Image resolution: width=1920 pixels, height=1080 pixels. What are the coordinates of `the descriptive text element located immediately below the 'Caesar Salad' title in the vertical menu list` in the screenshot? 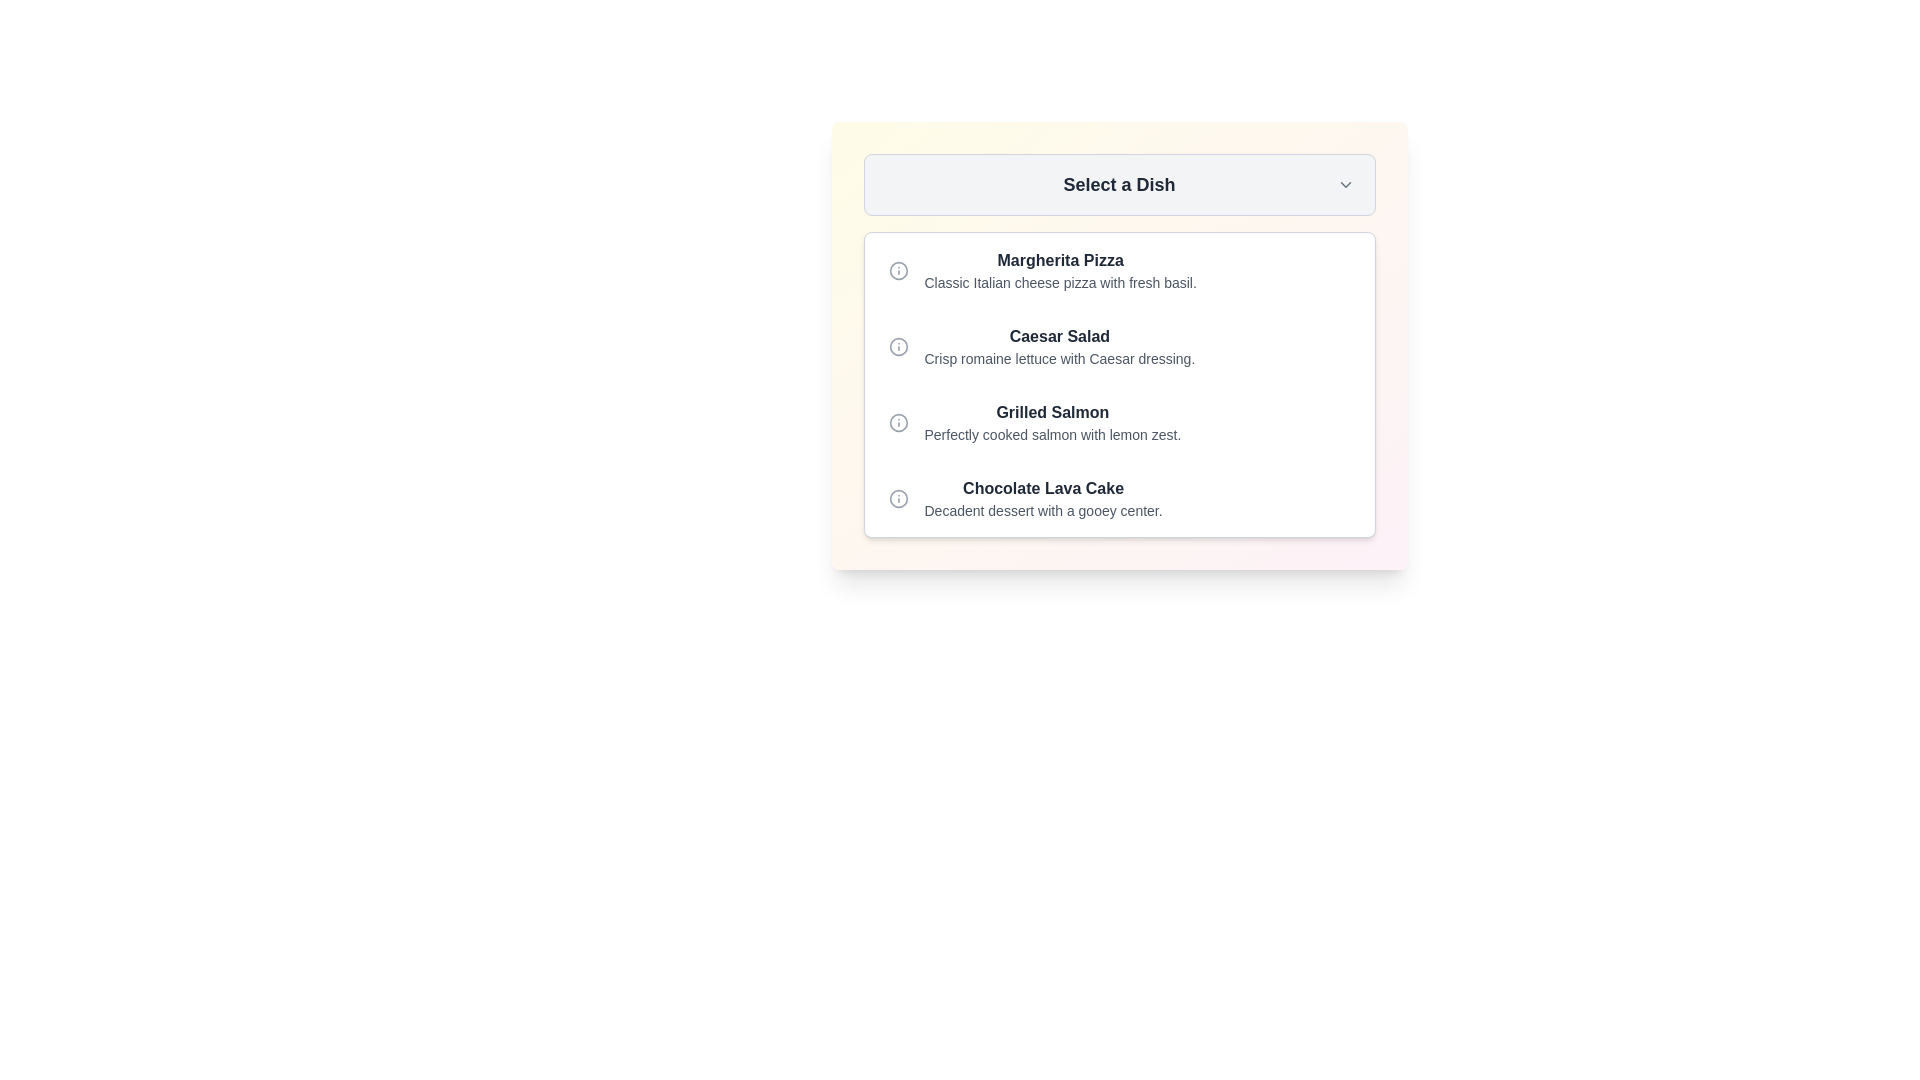 It's located at (1058, 357).